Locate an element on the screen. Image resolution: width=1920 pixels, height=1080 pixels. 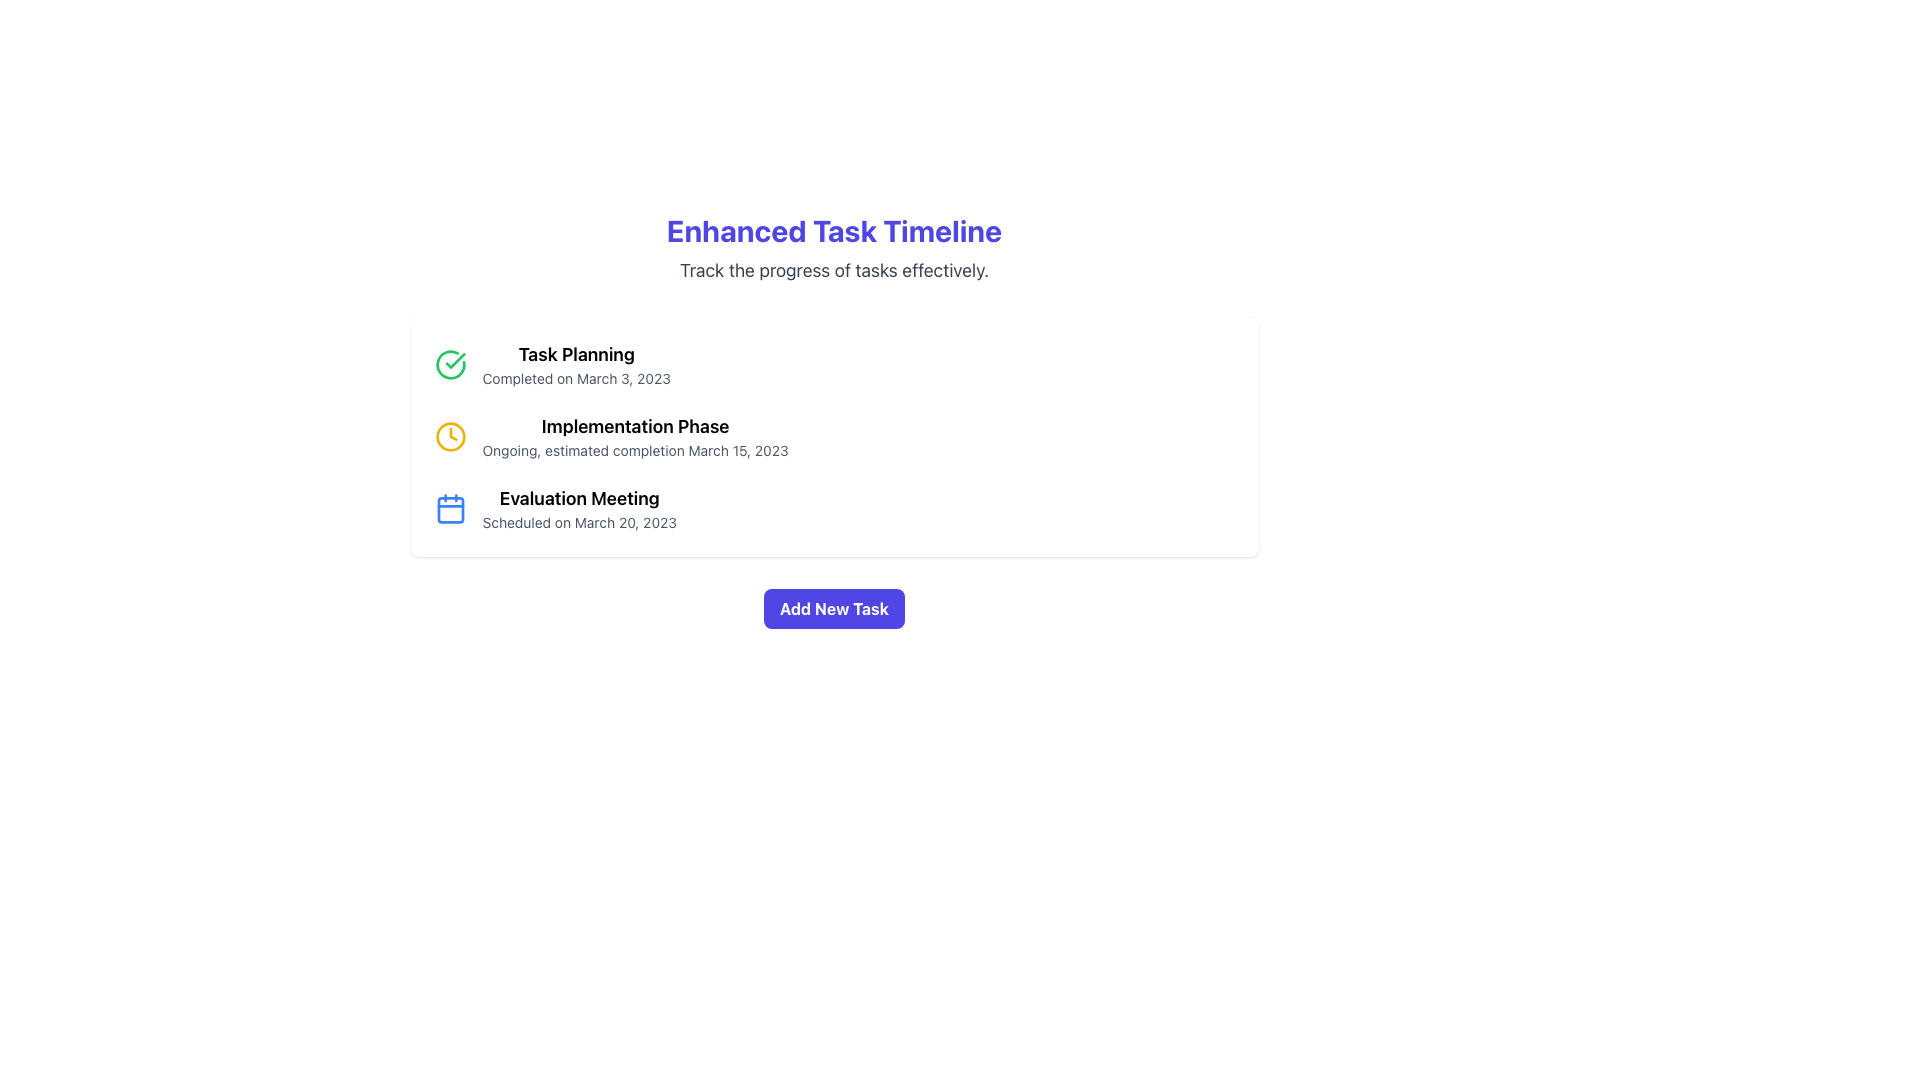
the circular outline of the clock face icon associated with the 'Implementation Phase' task is located at coordinates (449, 435).